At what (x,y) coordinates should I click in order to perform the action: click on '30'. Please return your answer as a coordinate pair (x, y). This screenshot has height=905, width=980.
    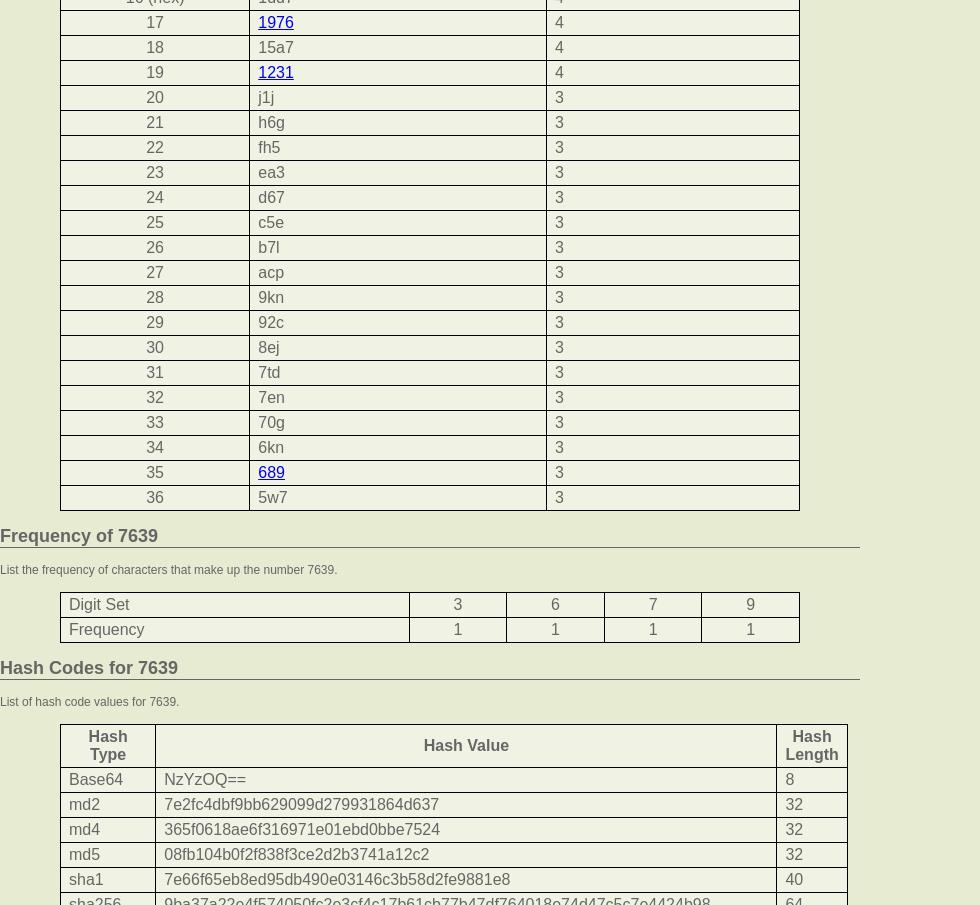
    Looking at the image, I should click on (155, 346).